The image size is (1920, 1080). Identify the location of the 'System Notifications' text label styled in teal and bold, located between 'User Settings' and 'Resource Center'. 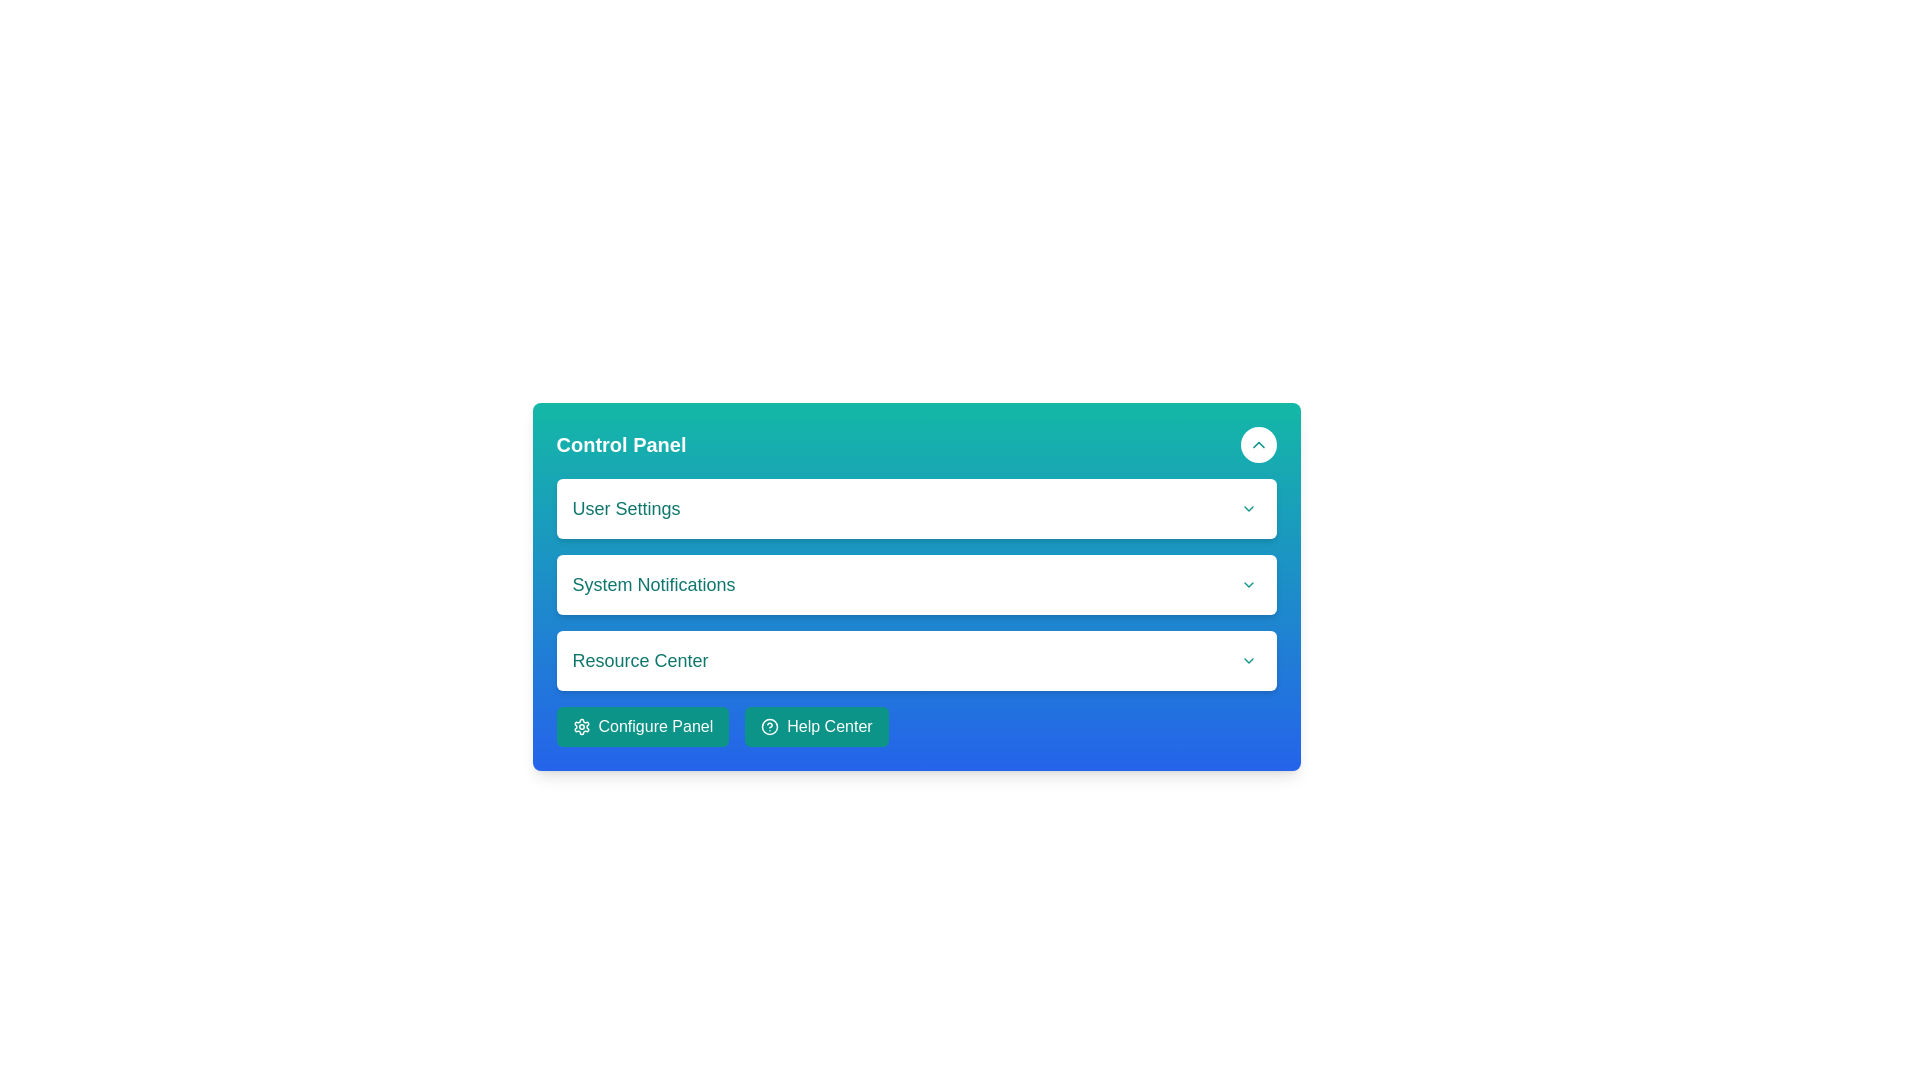
(653, 585).